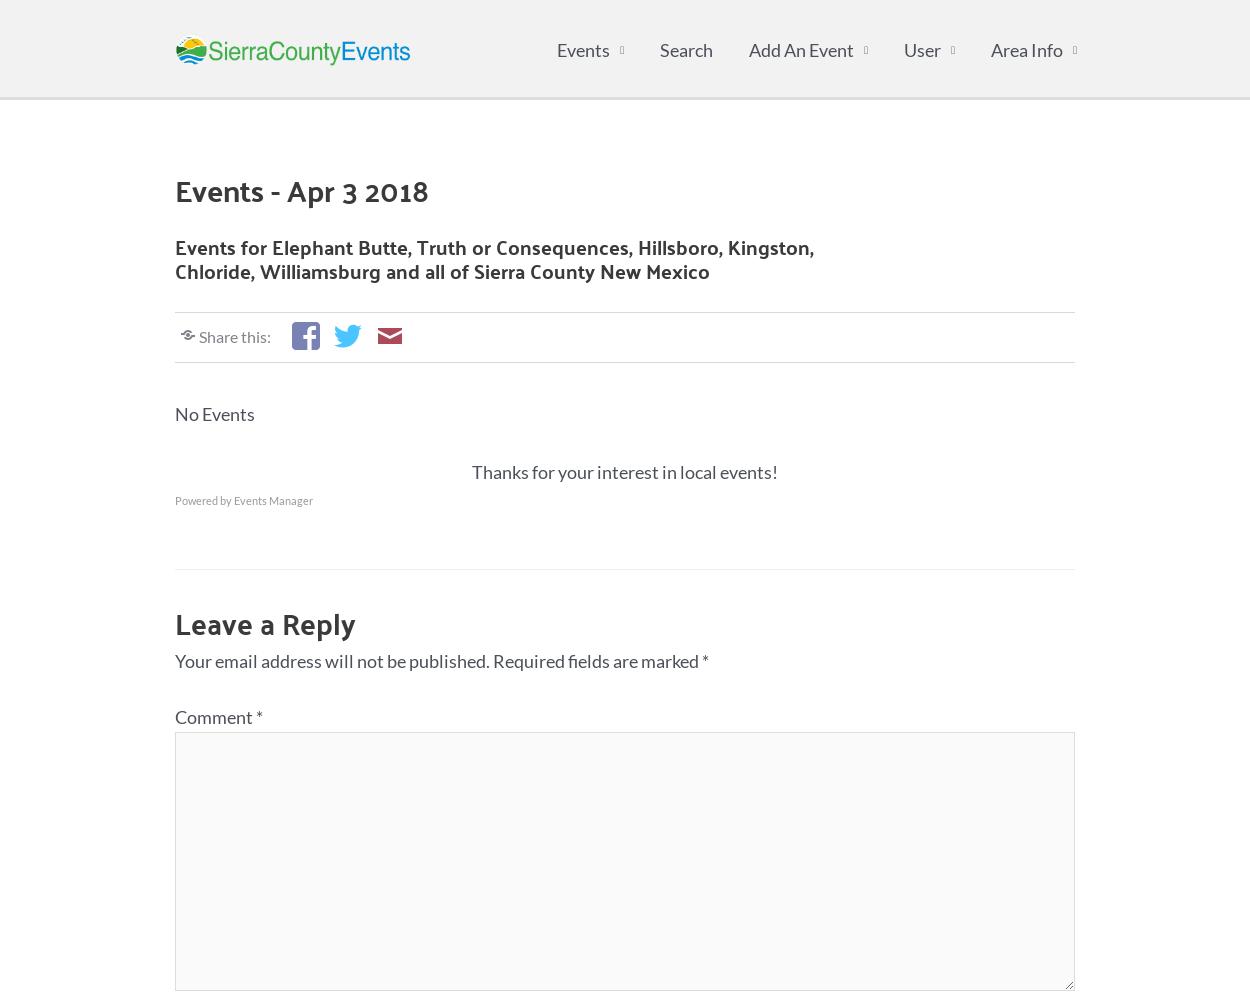 This screenshot has width=1250, height=1000. Describe the element at coordinates (557, 50) in the screenshot. I see `'Events'` at that location.